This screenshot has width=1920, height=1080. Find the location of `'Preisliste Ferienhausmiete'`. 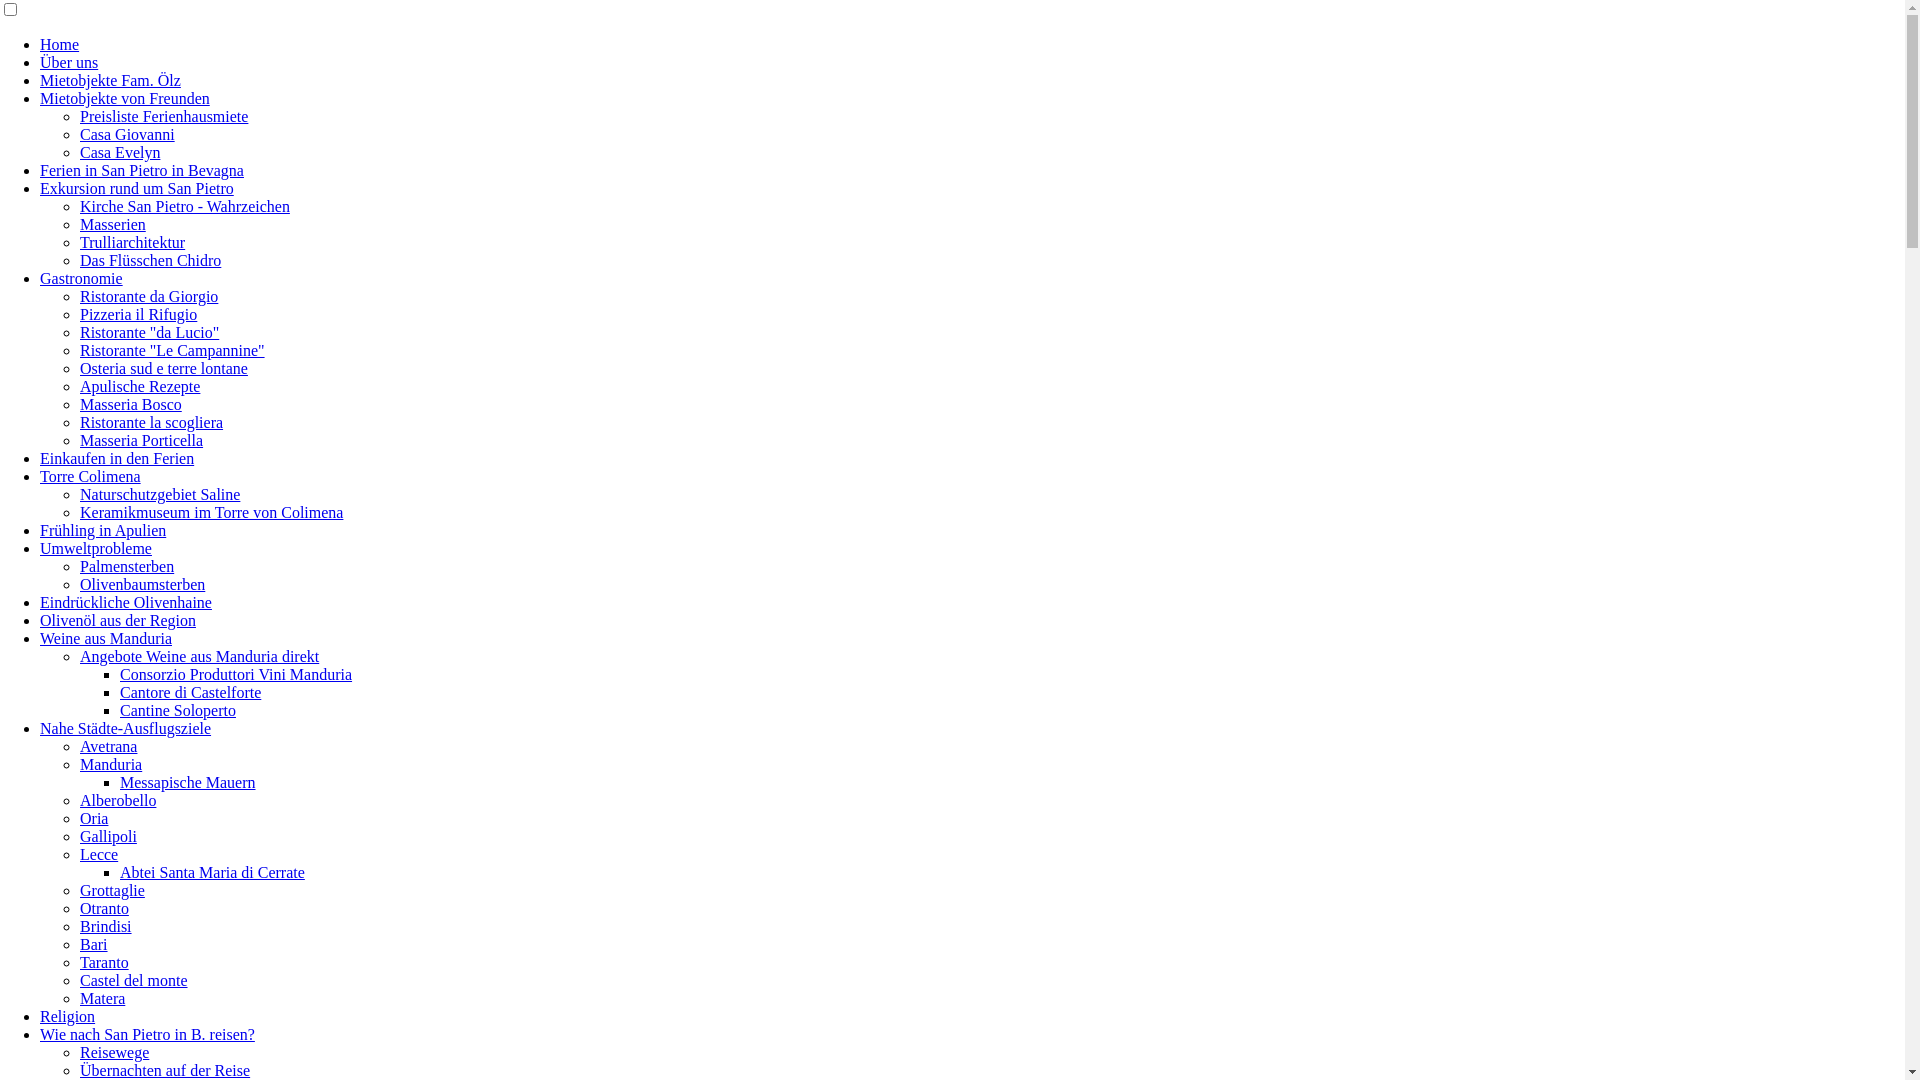

'Preisliste Ferienhausmiete' is located at coordinates (80, 116).